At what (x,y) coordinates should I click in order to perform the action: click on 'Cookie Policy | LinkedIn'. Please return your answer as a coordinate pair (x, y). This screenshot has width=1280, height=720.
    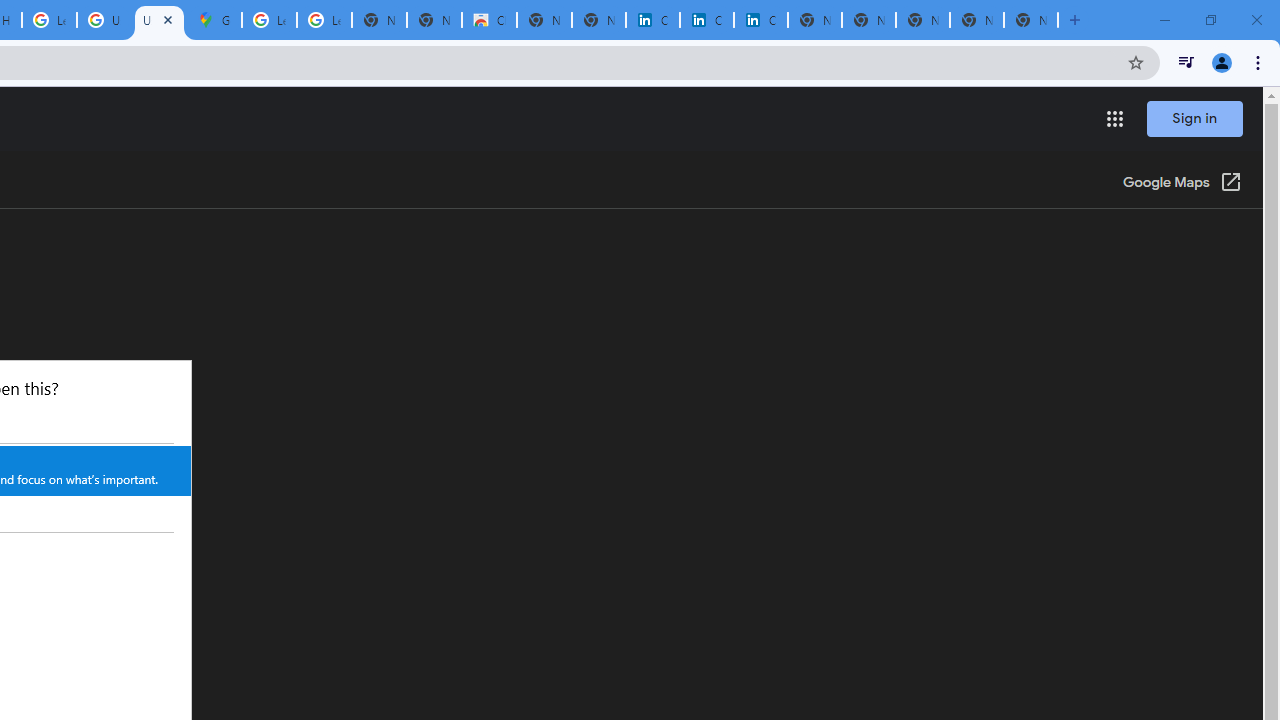
    Looking at the image, I should click on (652, 20).